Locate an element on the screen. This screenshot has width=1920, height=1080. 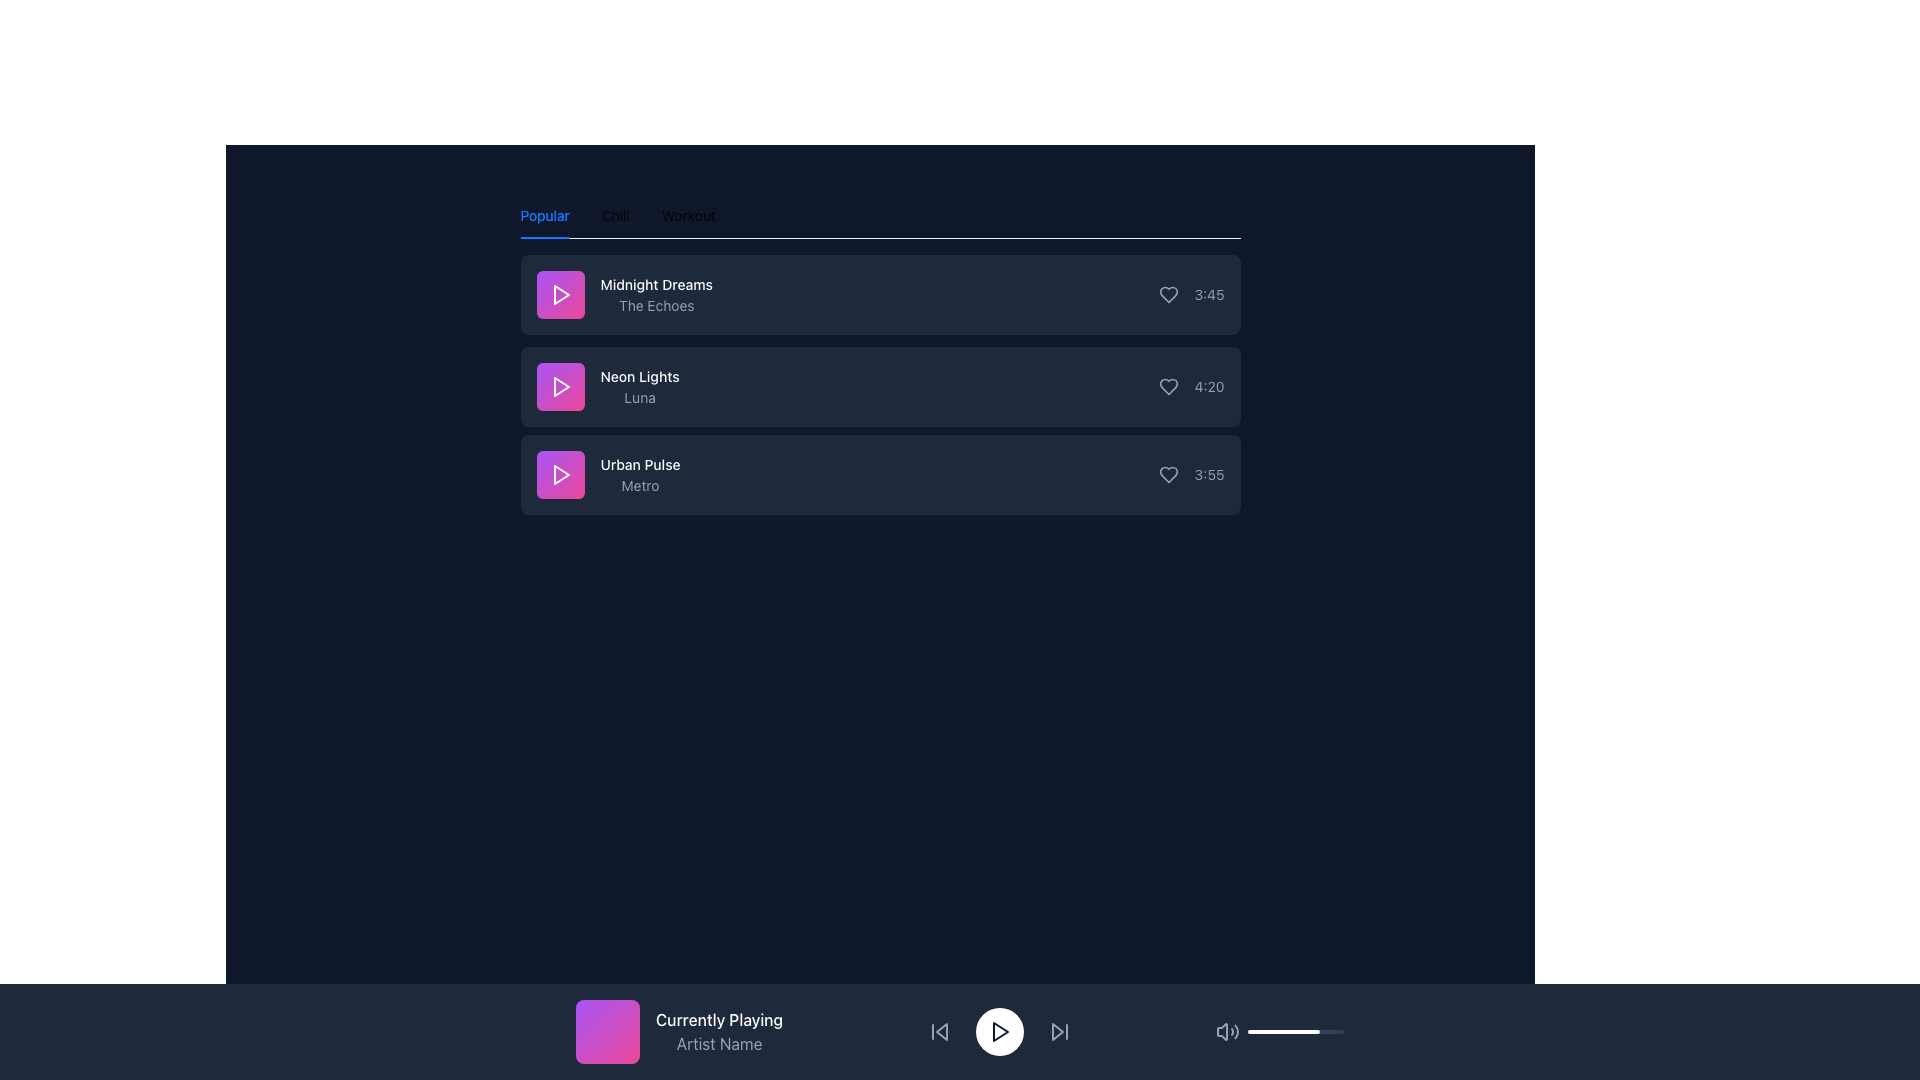
the text label displaying the song title and artist name located in the first row of the song list, positioned to the right of the play button is located at coordinates (623, 294).